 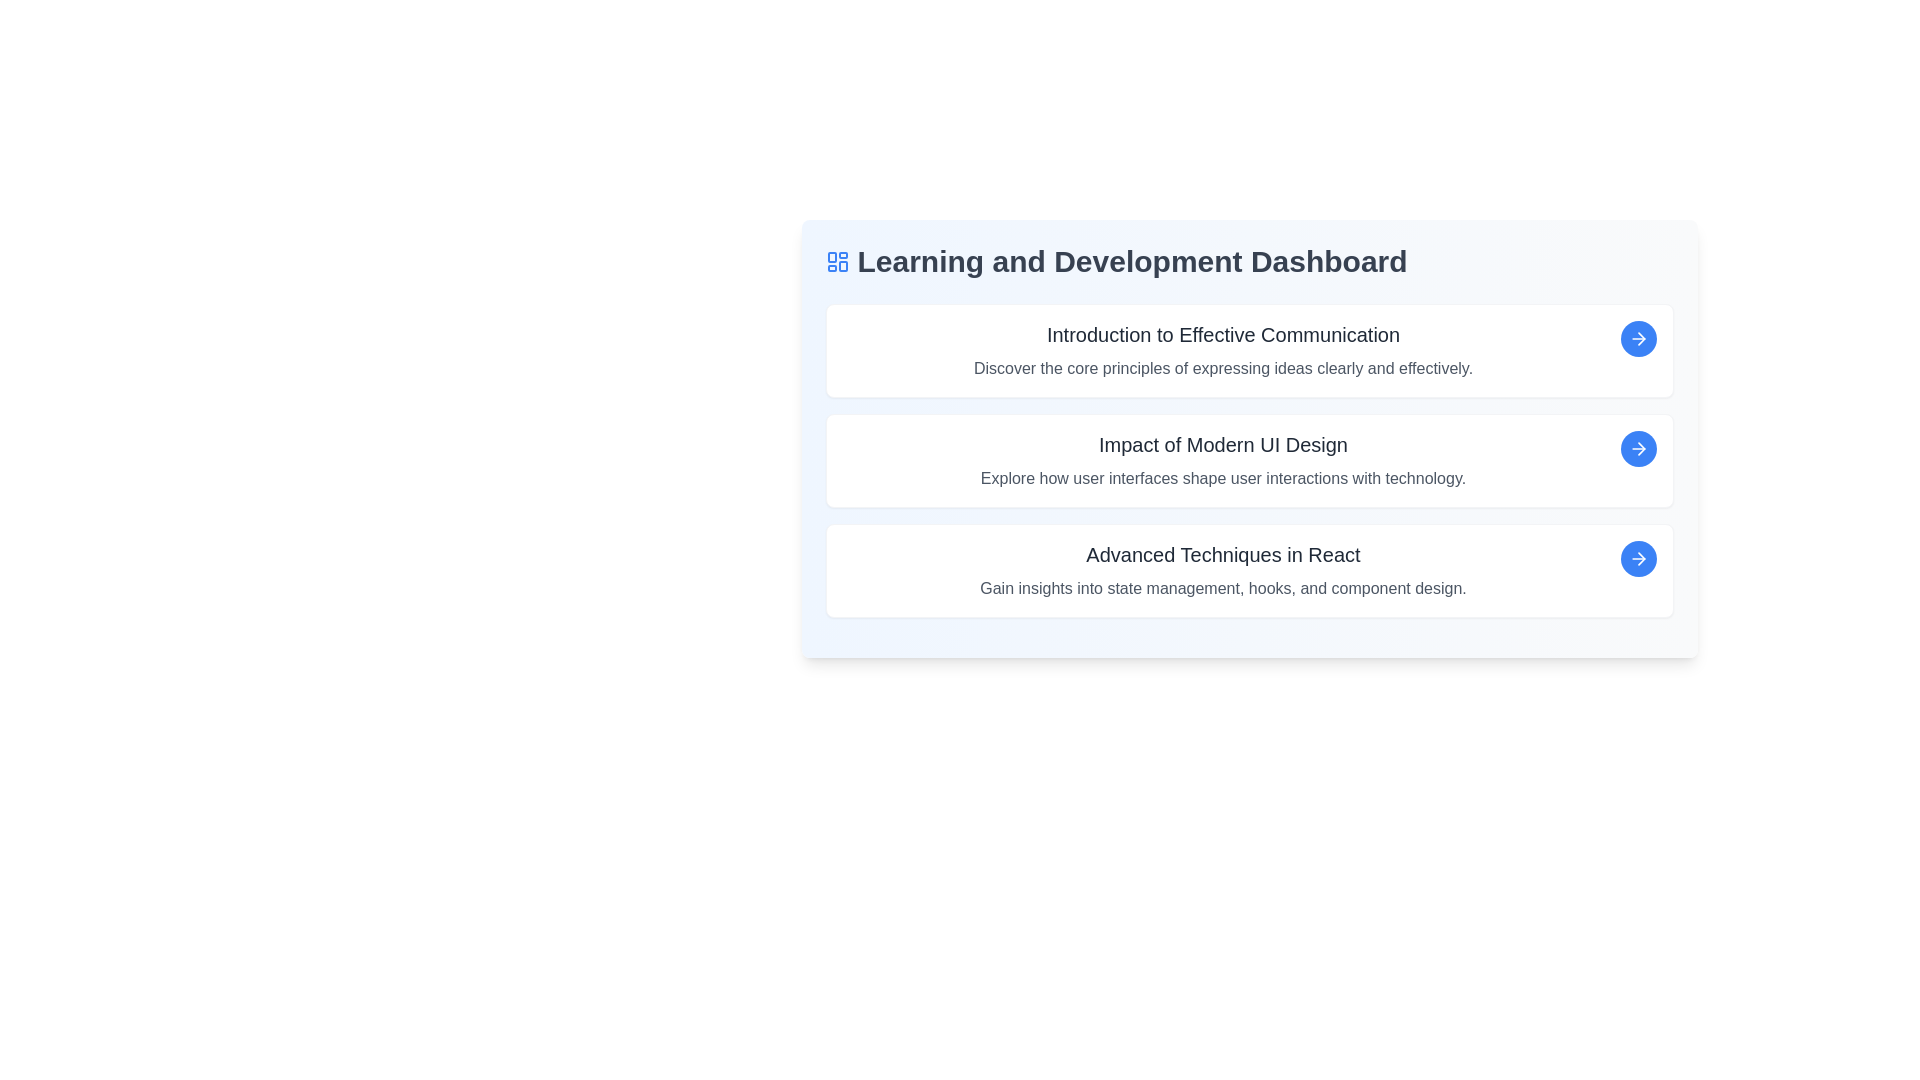 What do you see at coordinates (1222, 350) in the screenshot?
I see `title and subtitle of the static text display located at the top center of the interface, which serves as a summary for the module` at bounding box center [1222, 350].